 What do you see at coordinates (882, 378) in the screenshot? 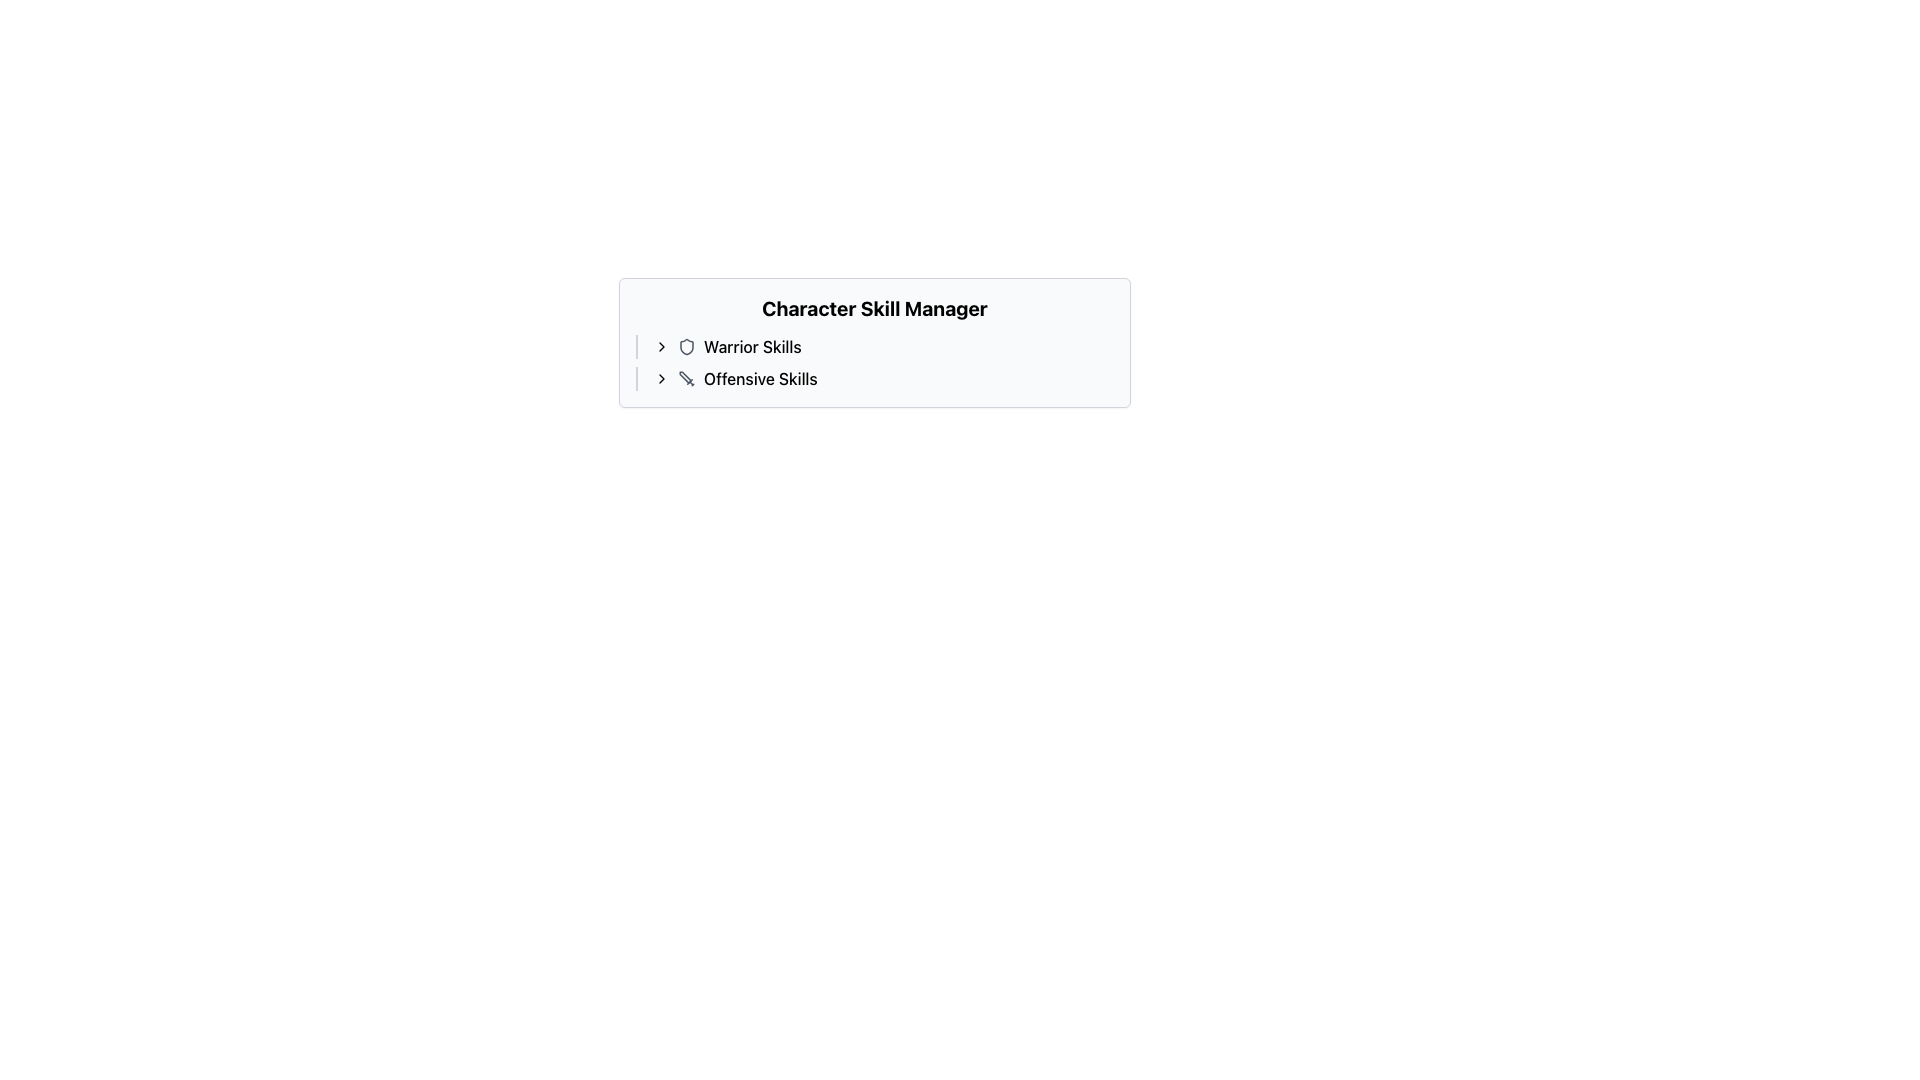
I see `the 'Offensive Skills' selectable list item, which is the second item` at bounding box center [882, 378].